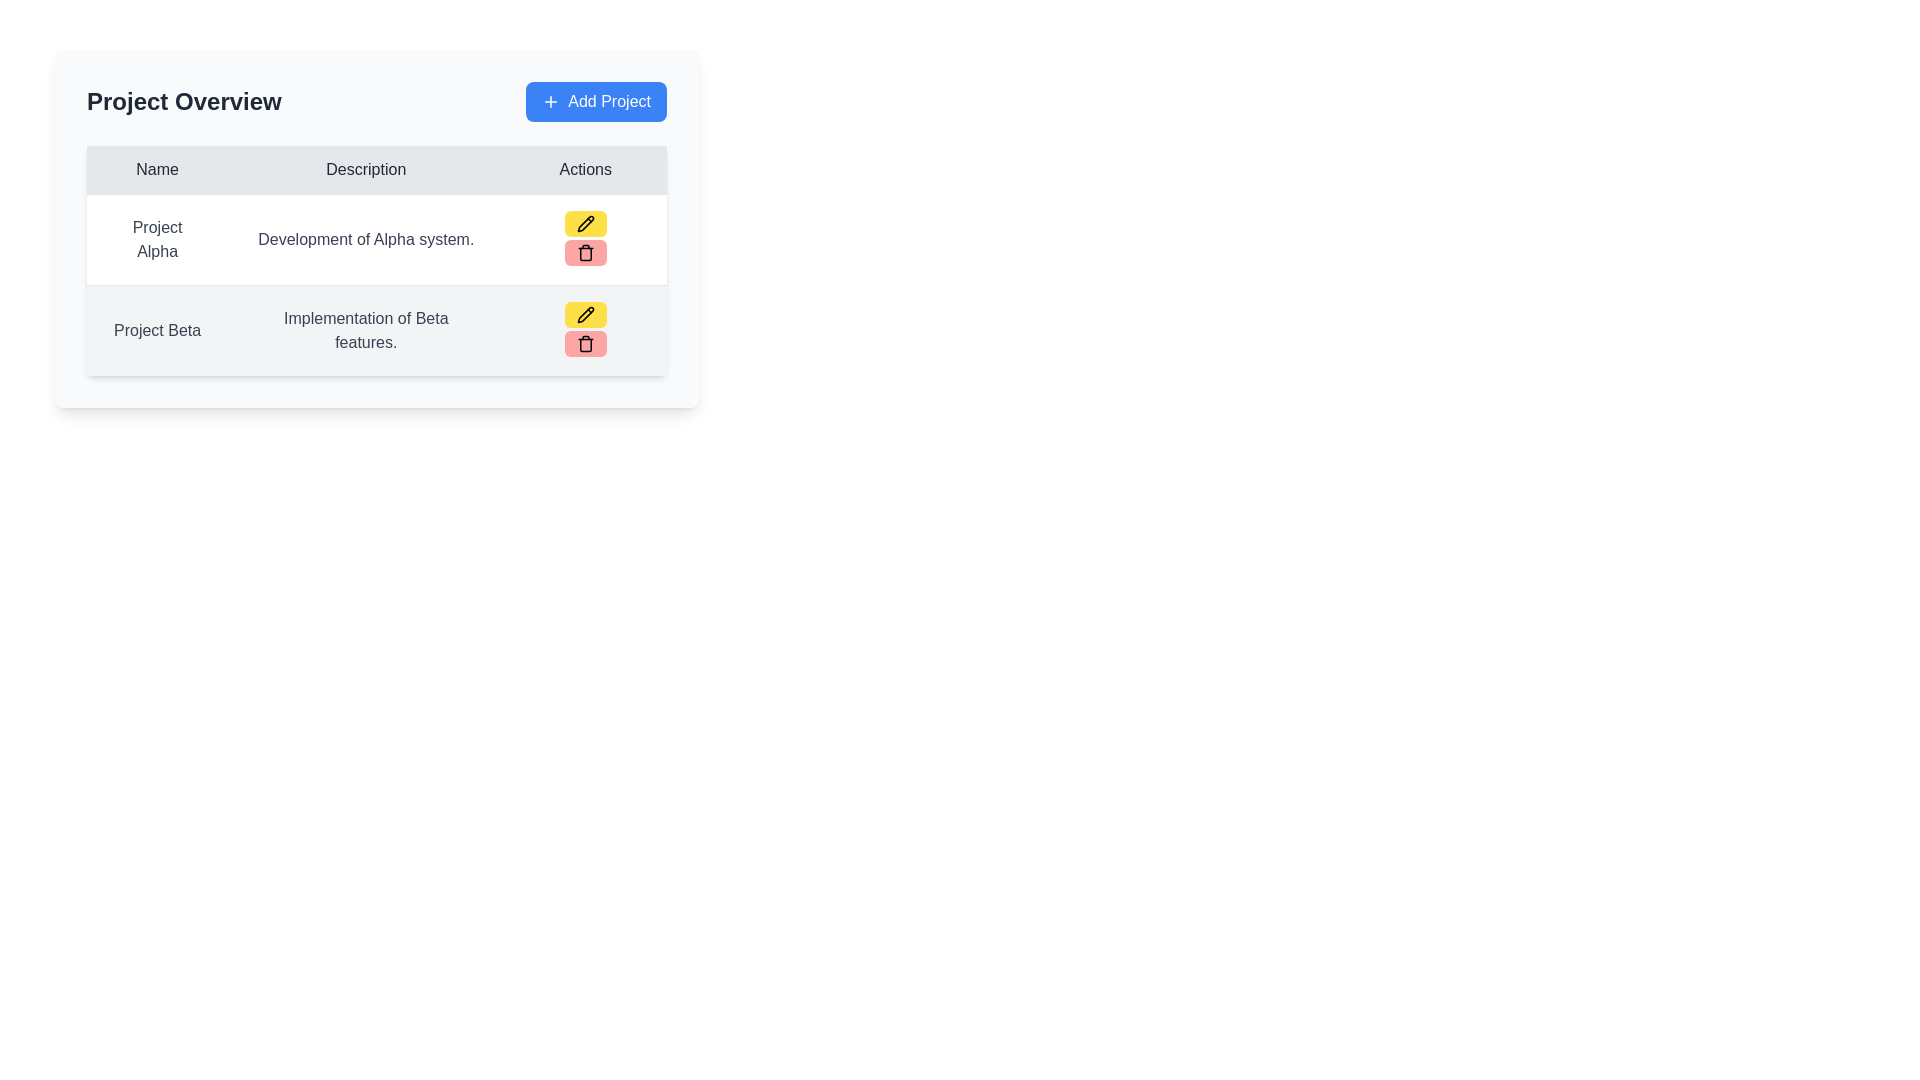 The height and width of the screenshot is (1080, 1920). I want to click on the yellow button with rounded corners and a pencil icon in the 'Actions' column of the 'Project Beta' row to initiate an editing action, so click(584, 315).